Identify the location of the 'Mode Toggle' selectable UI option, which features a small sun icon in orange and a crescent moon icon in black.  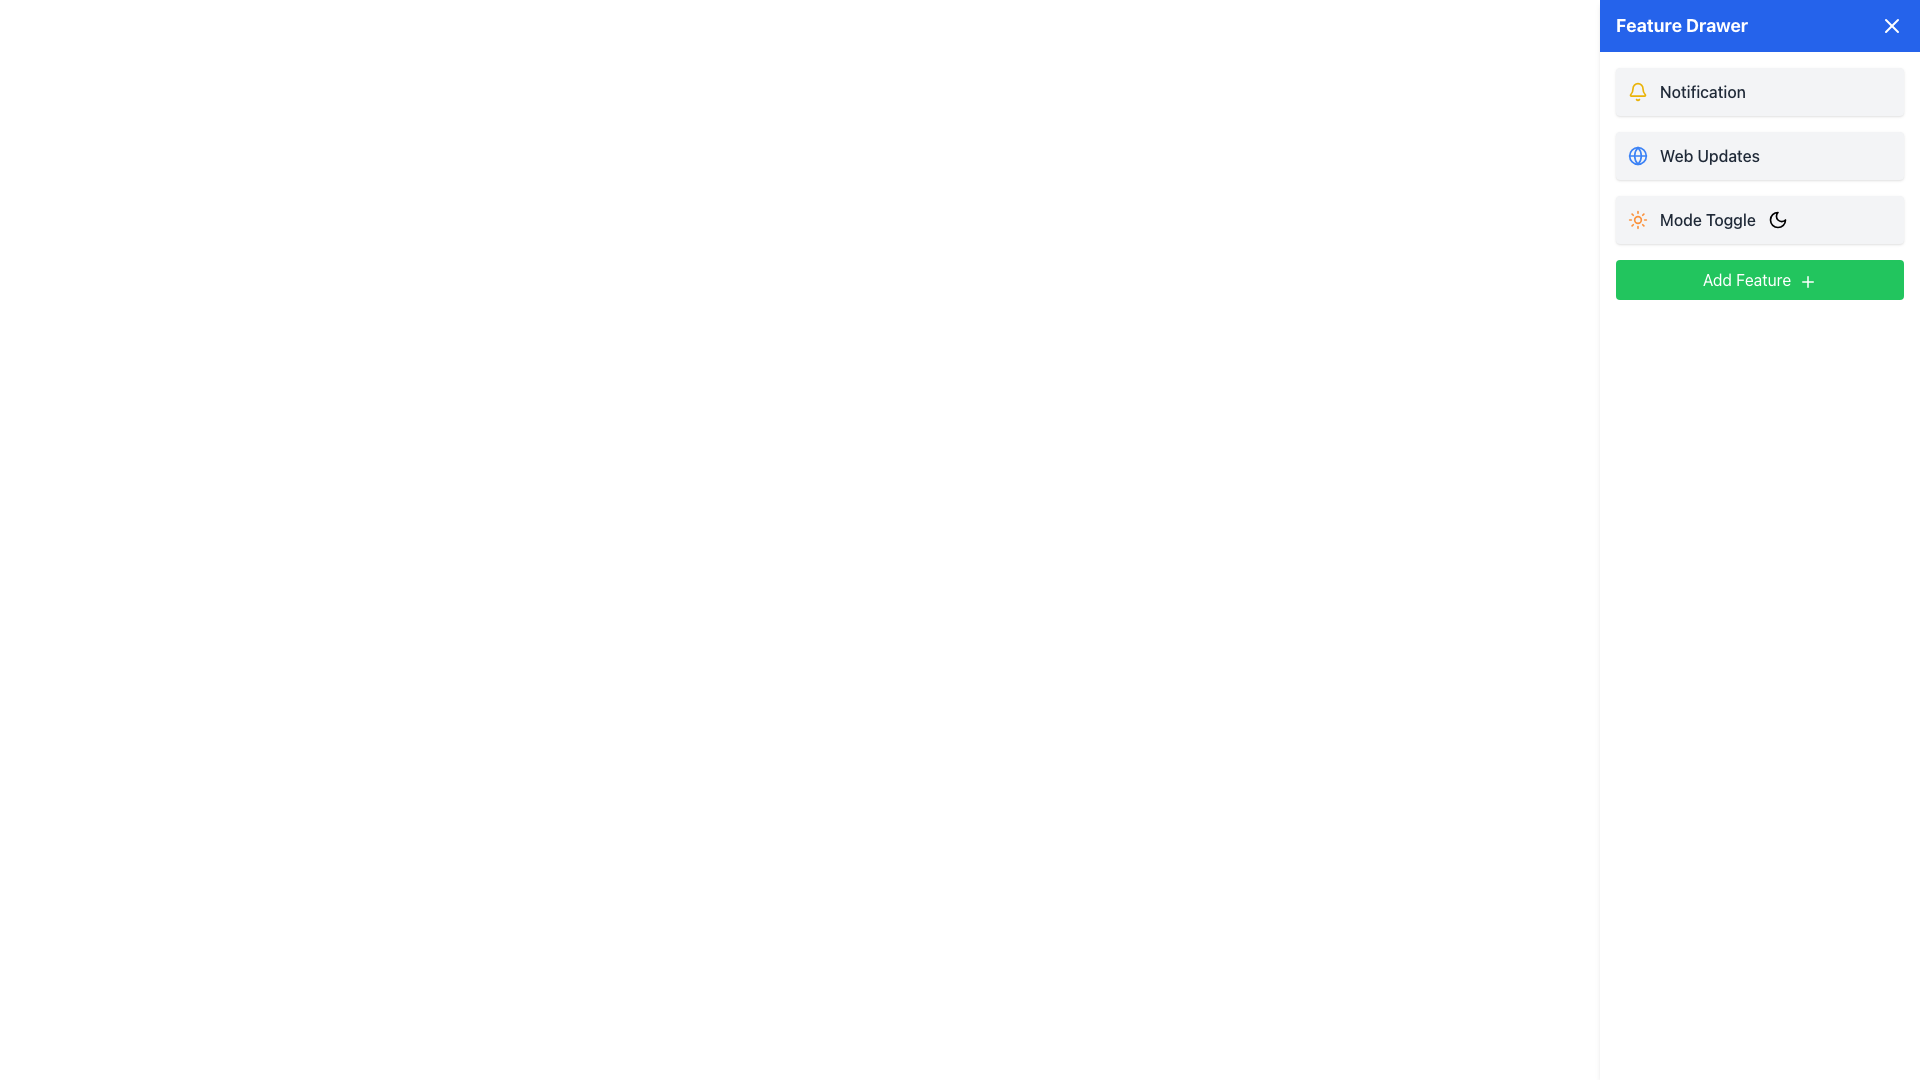
(1760, 219).